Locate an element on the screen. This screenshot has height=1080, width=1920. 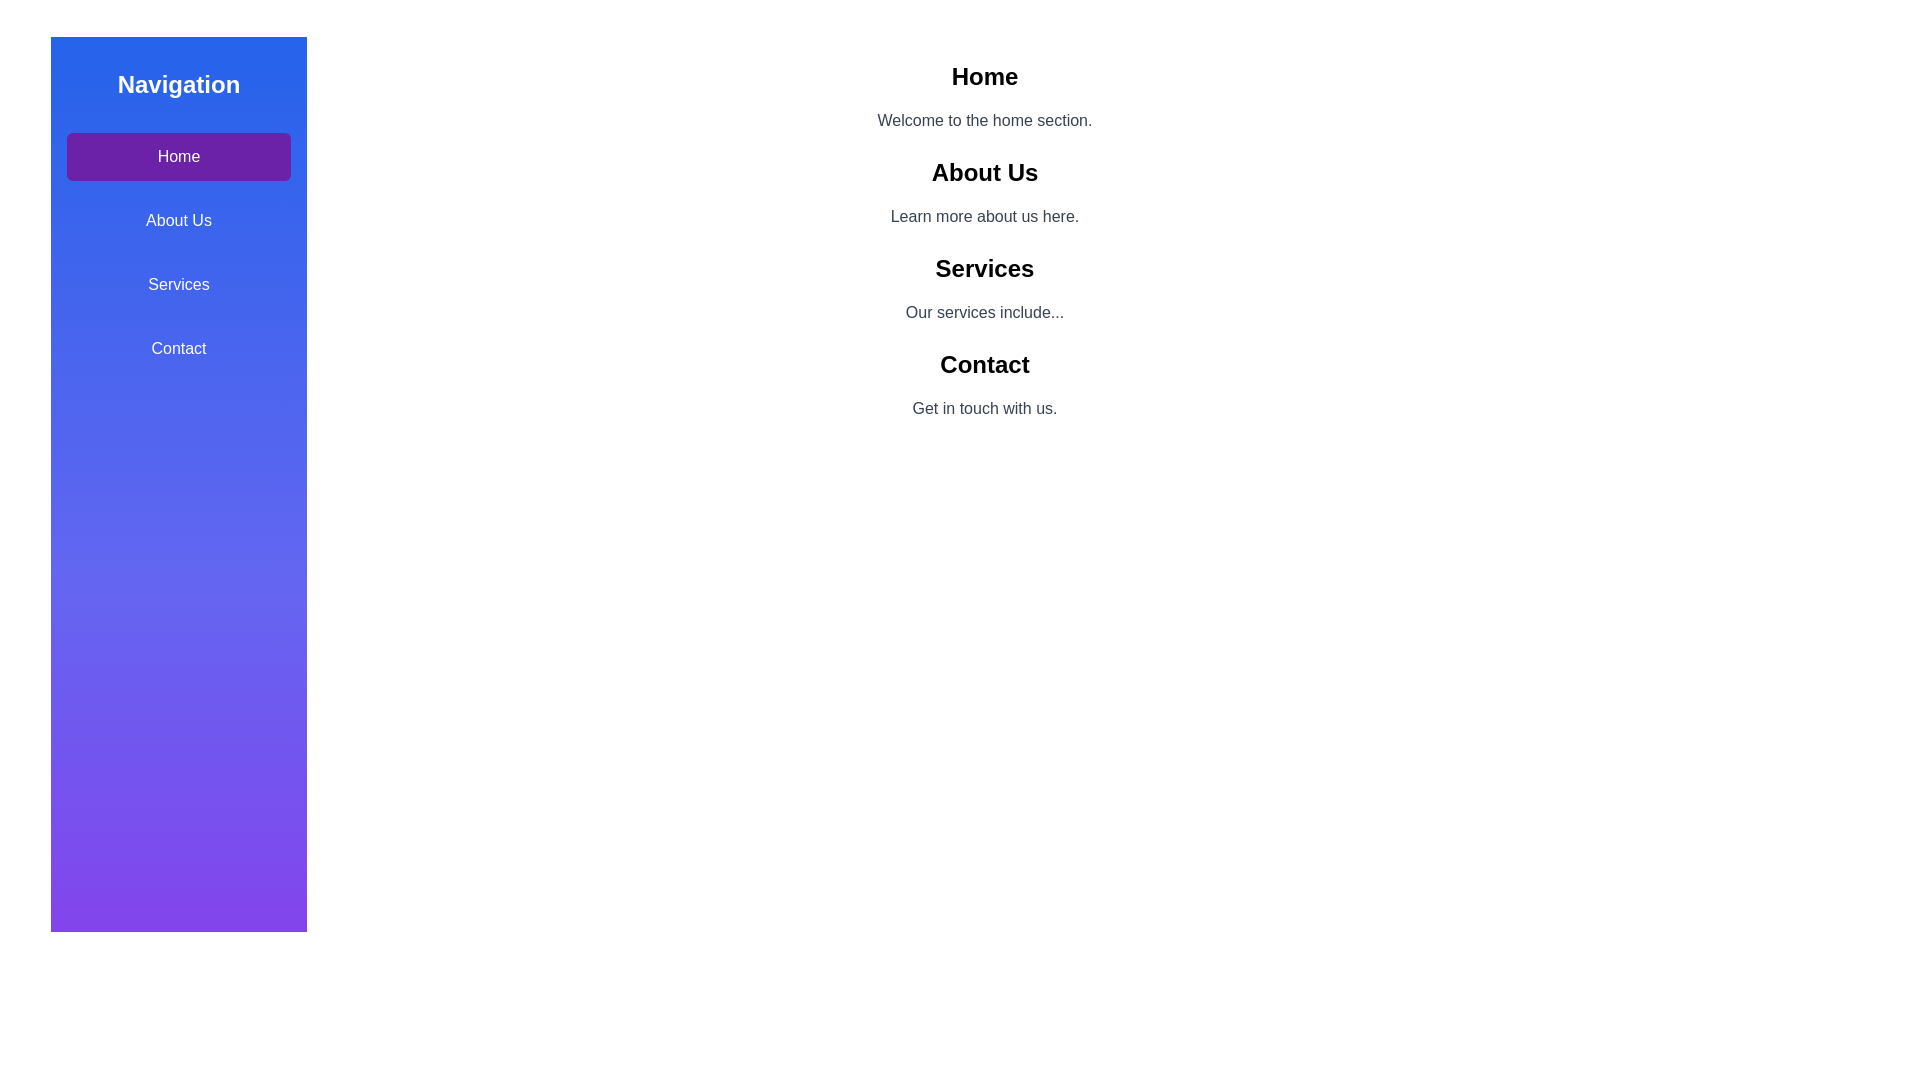
the 'Services' button, which is the third item in the vertical navigation menu with a blue gradient background, to observe its hover effect is located at coordinates (178, 285).